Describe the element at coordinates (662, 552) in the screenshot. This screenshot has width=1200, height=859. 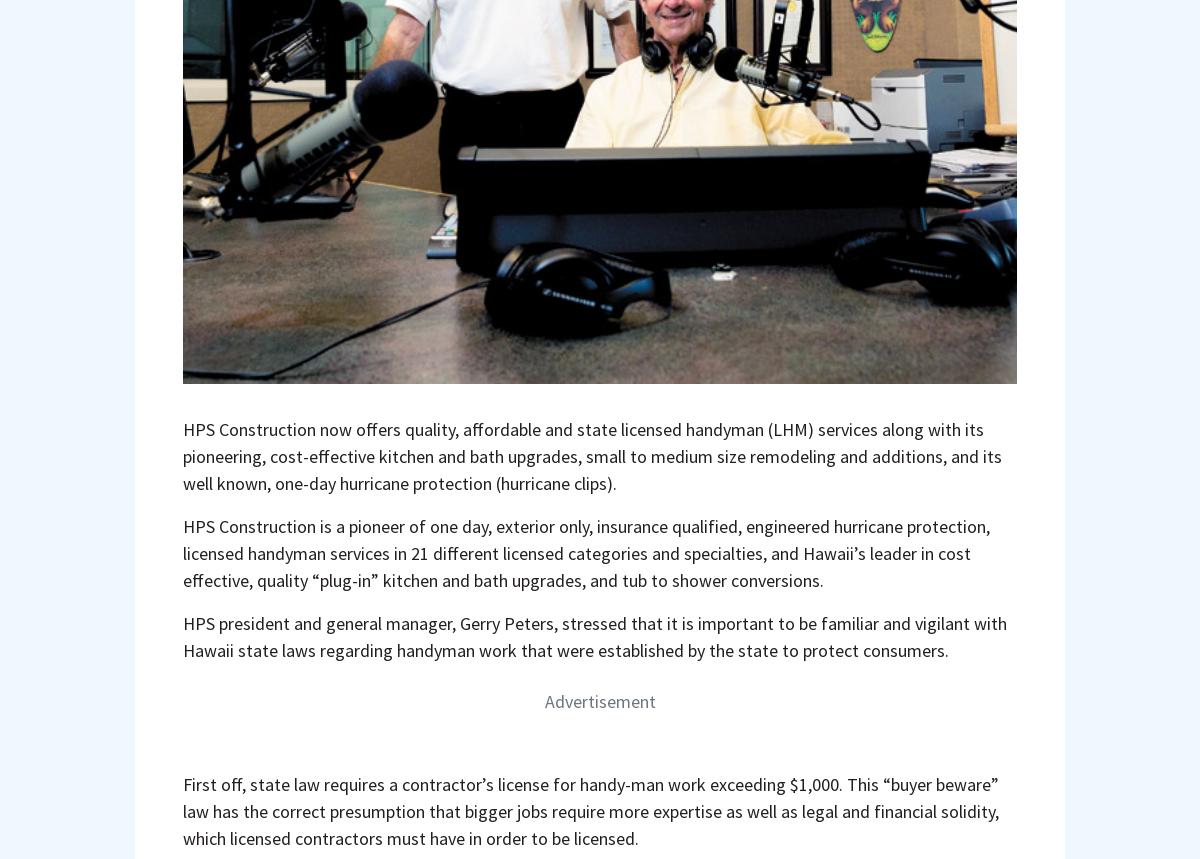
I see `'Terms of Service'` at that location.